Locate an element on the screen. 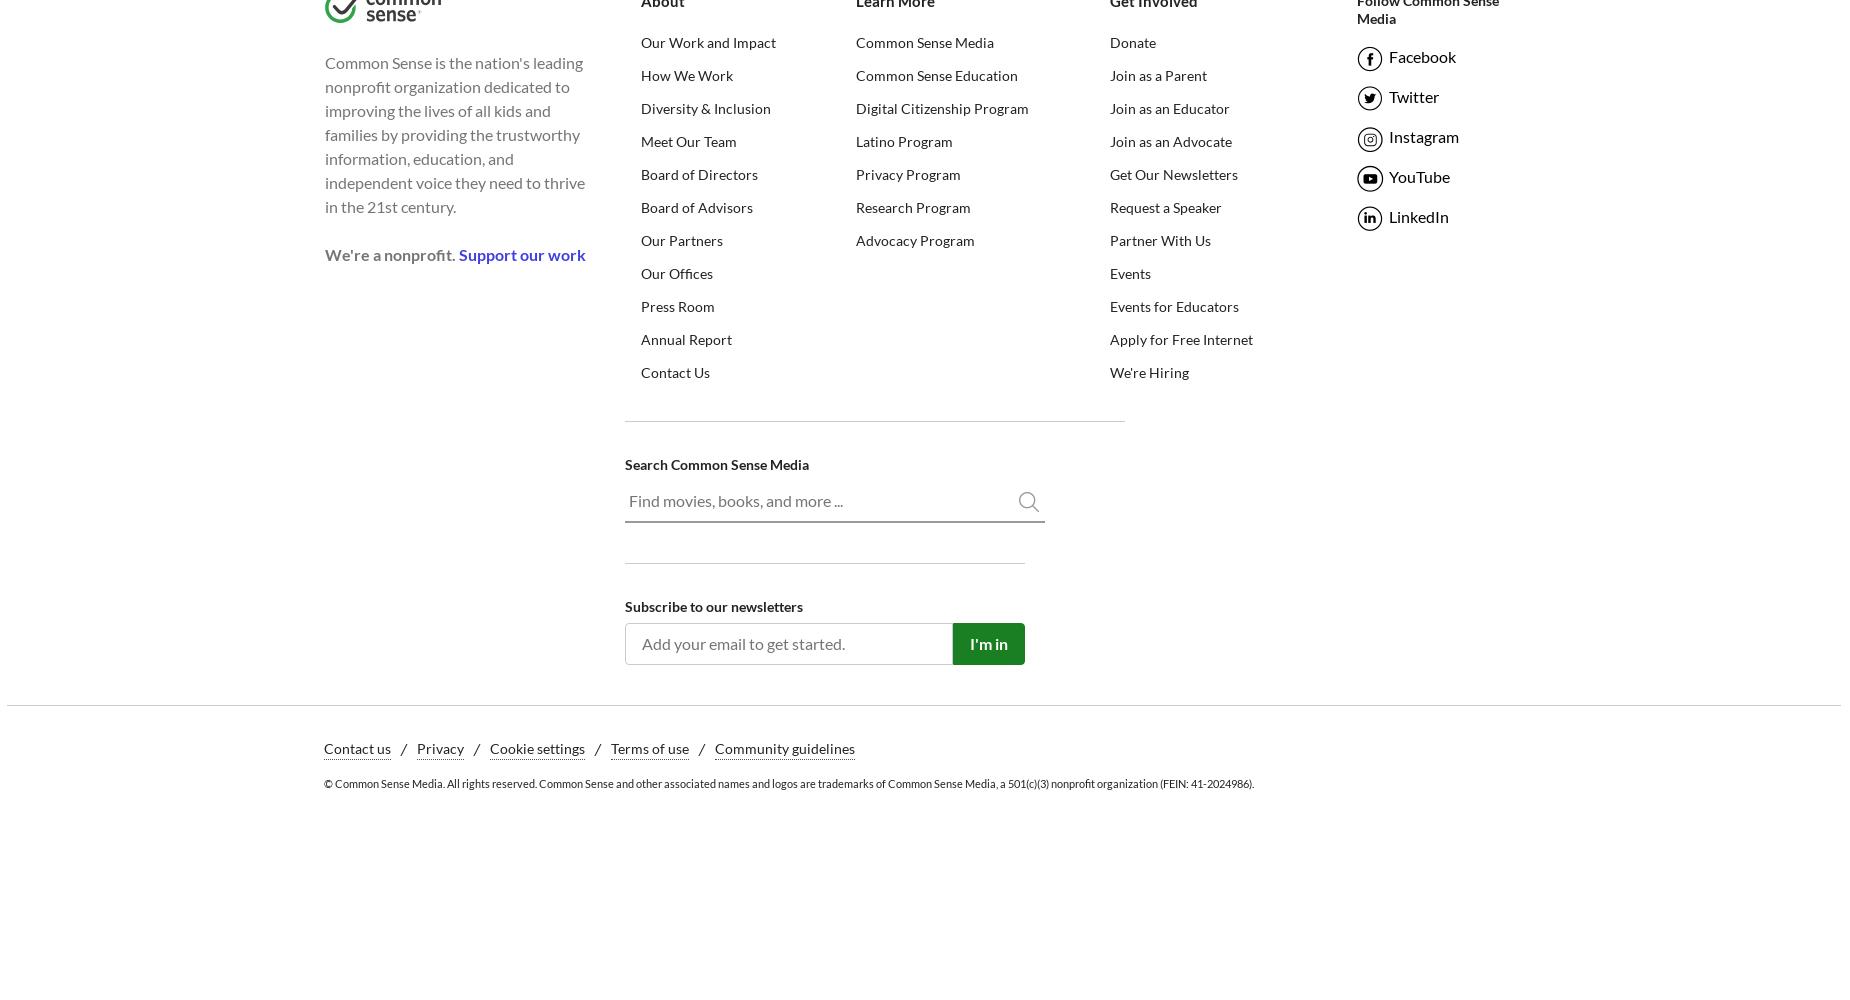 The width and height of the screenshot is (1850, 1000). 'Events for Educators' is located at coordinates (1108, 306).